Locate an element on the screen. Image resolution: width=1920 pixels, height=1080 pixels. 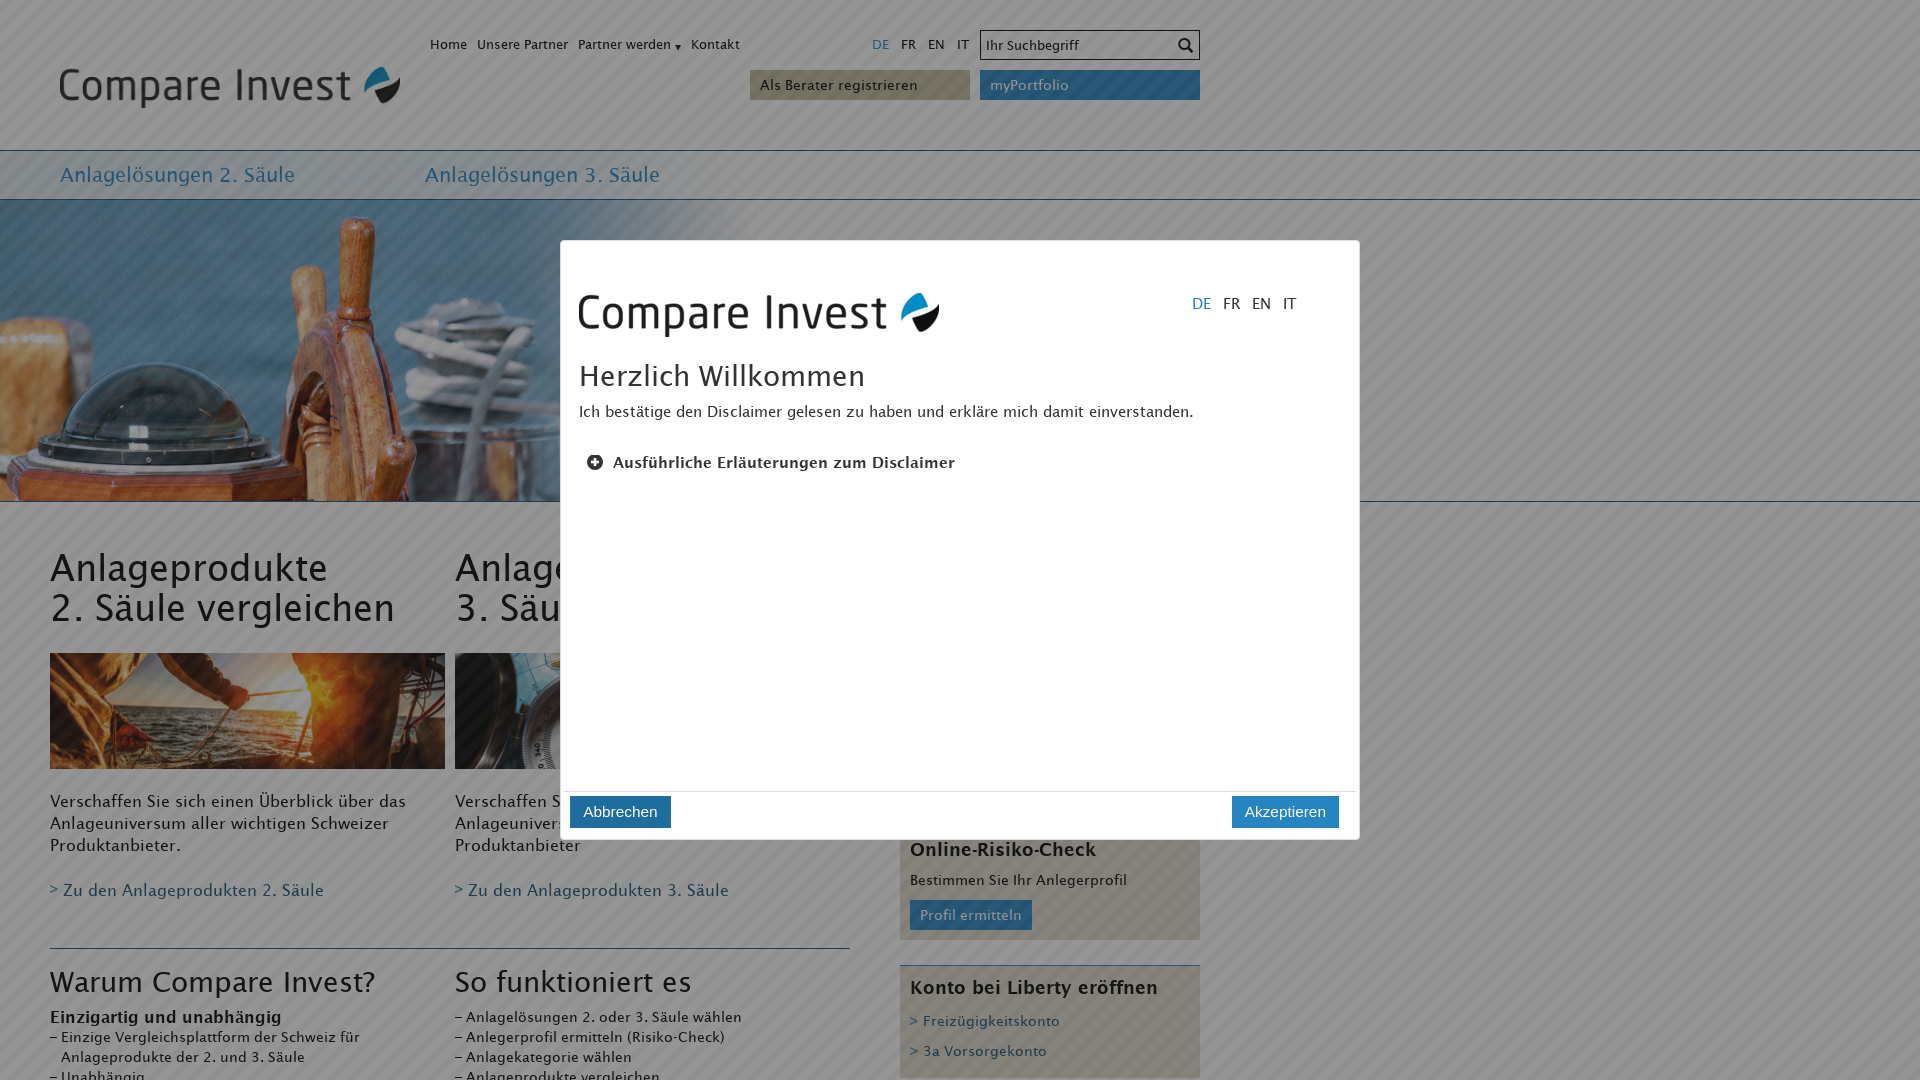
'FR' is located at coordinates (893, 44).